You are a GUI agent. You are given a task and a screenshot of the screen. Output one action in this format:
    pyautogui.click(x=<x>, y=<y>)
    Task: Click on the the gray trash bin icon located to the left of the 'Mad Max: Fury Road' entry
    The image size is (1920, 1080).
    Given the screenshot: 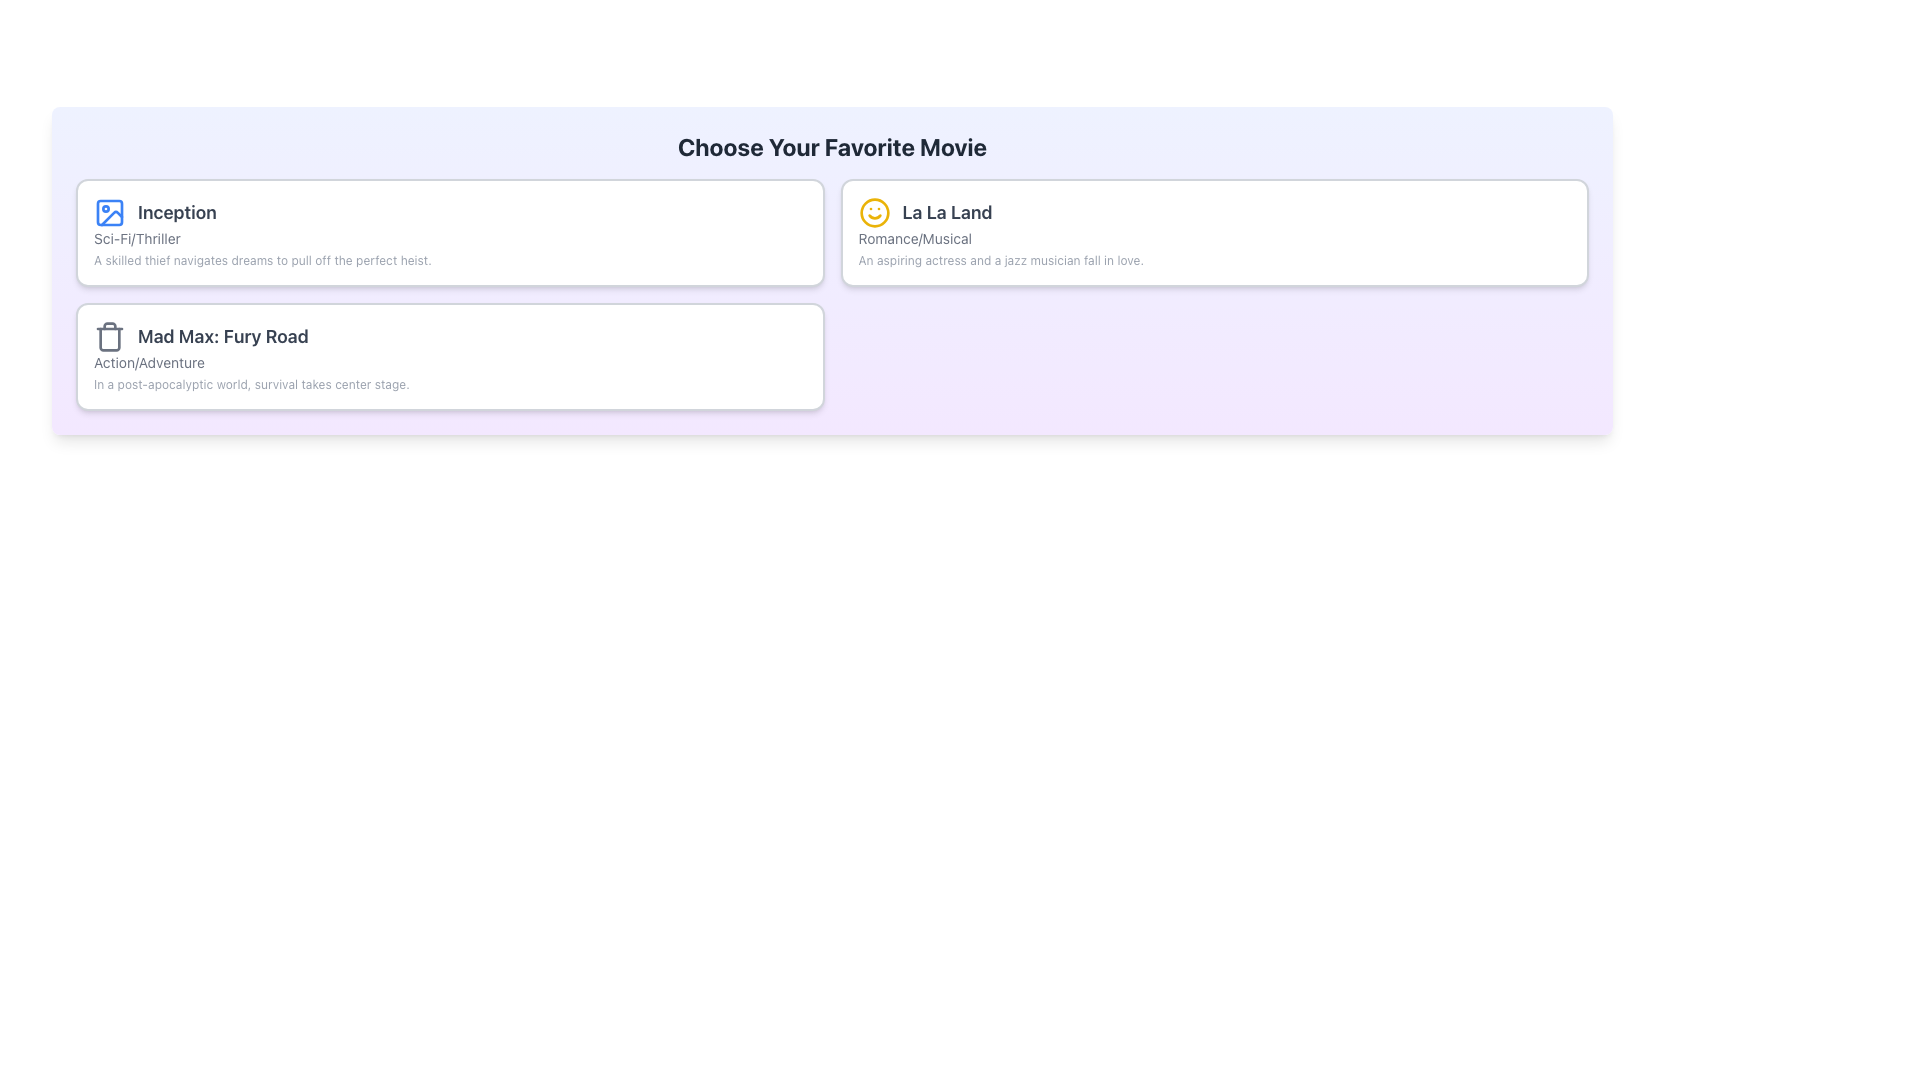 What is the action you would take?
    pyautogui.click(x=109, y=335)
    